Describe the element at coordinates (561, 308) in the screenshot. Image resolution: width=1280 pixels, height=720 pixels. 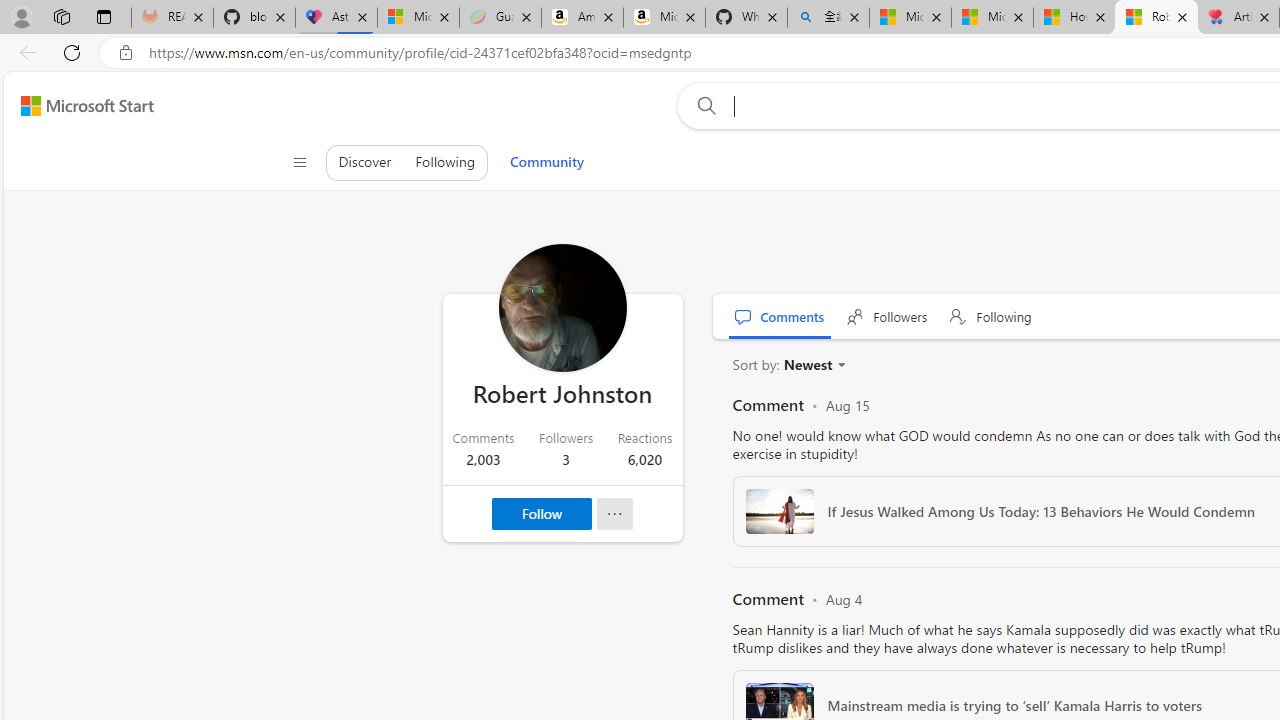
I see `'Profile Picture'` at that location.